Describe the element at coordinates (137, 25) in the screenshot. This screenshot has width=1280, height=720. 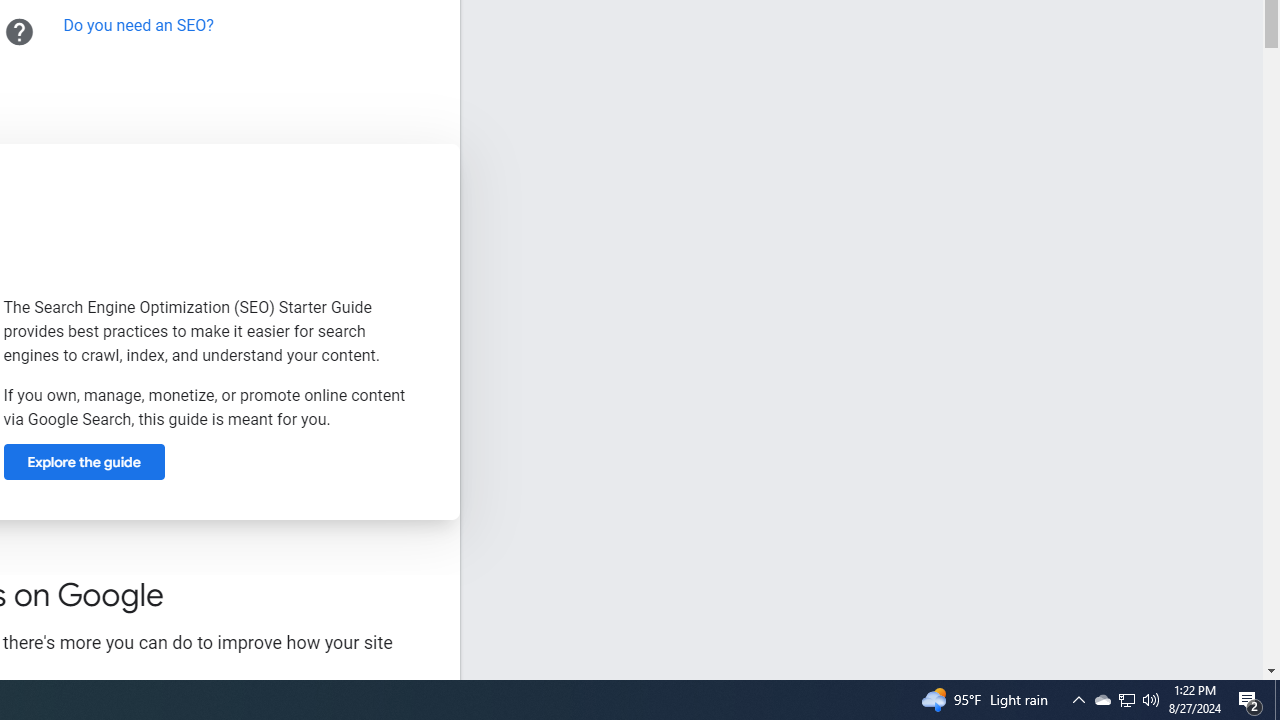
I see `'Do you need an SEO?'` at that location.